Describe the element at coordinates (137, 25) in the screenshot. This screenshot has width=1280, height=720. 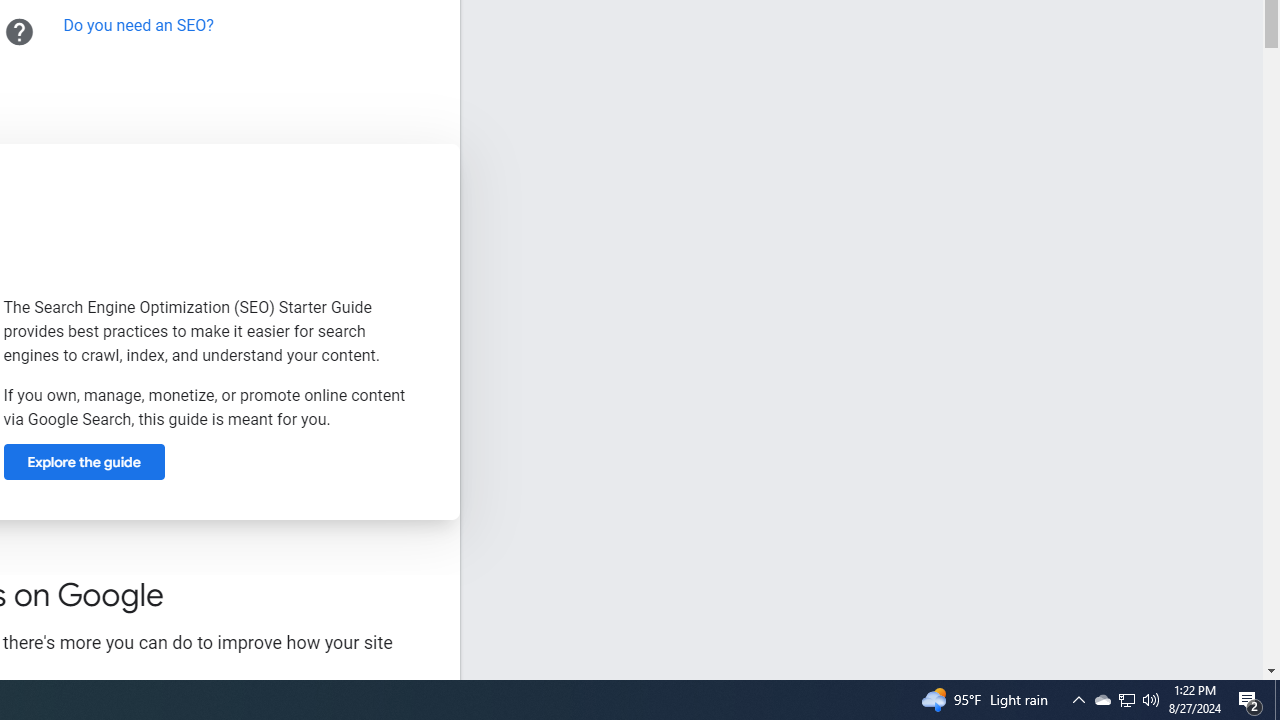
I see `'Do you need an SEO?'` at that location.